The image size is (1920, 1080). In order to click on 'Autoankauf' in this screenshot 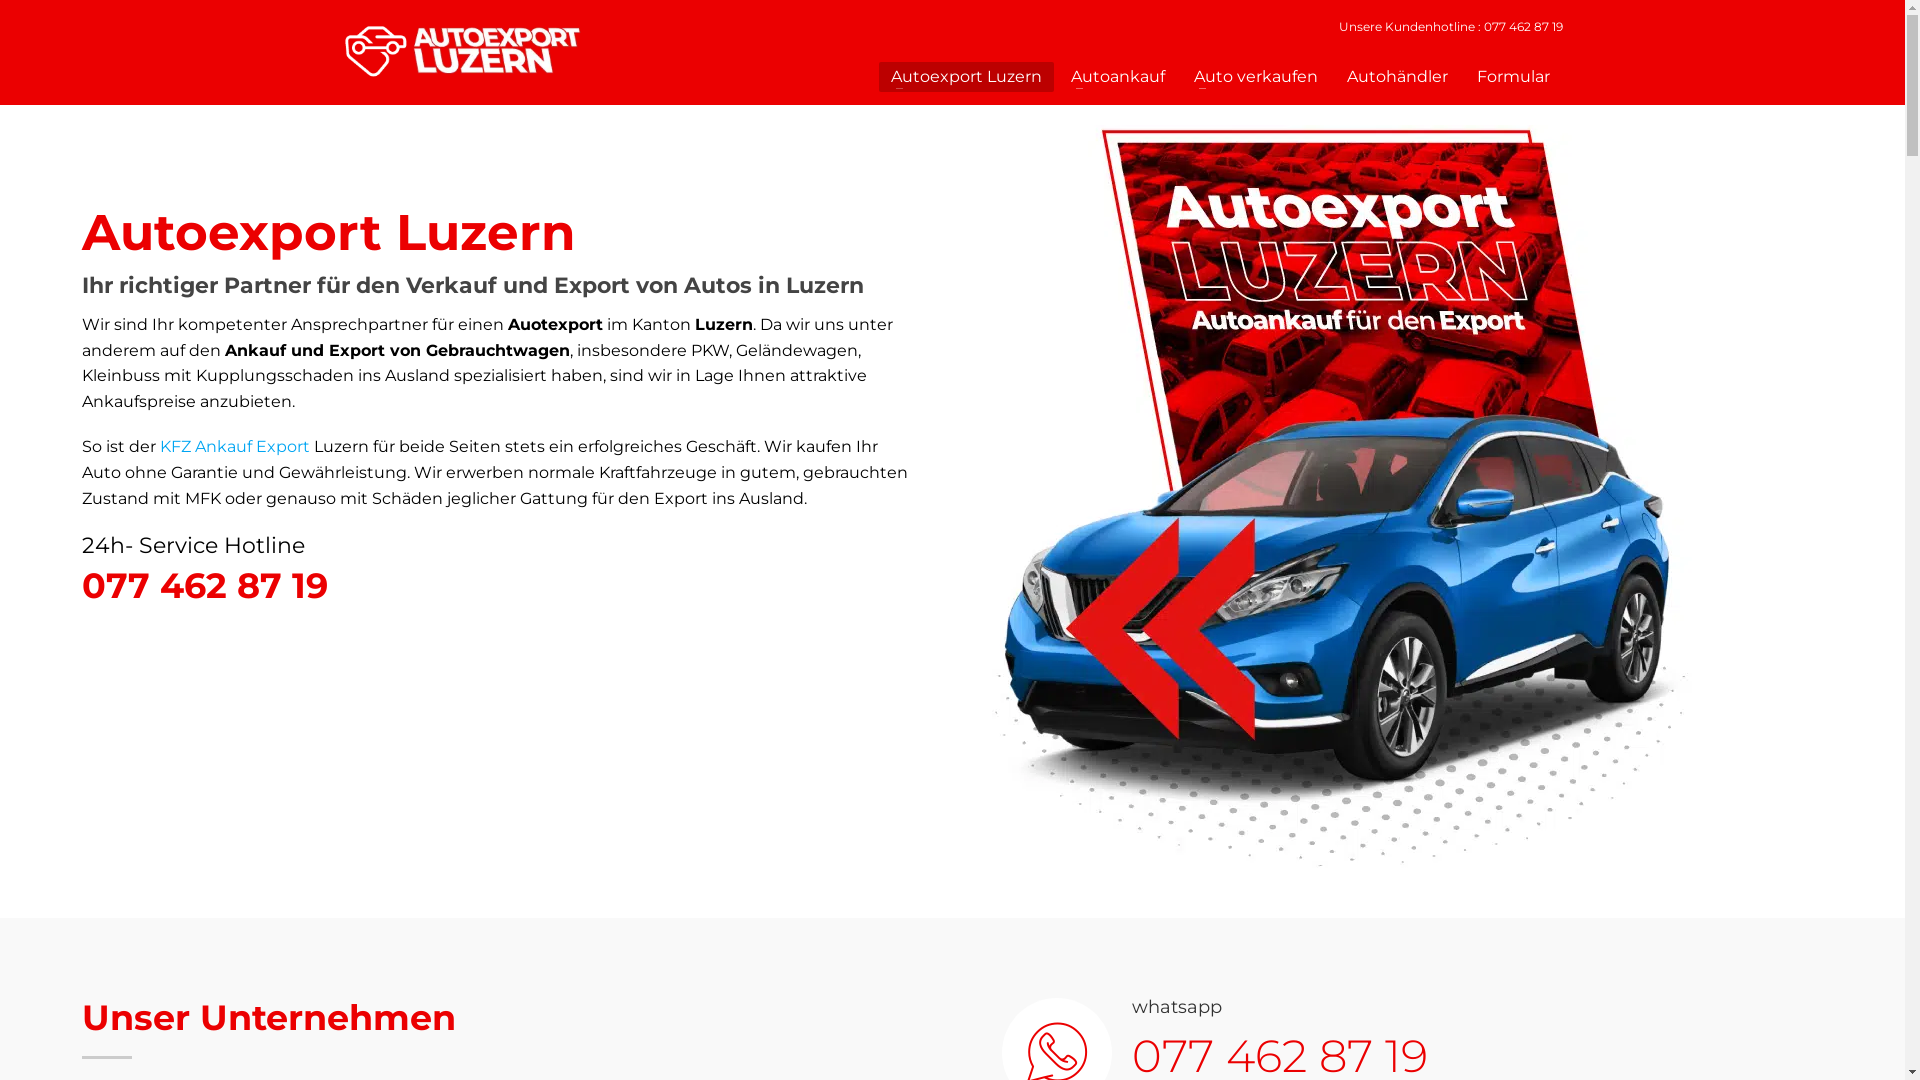, I will do `click(1117, 76)`.